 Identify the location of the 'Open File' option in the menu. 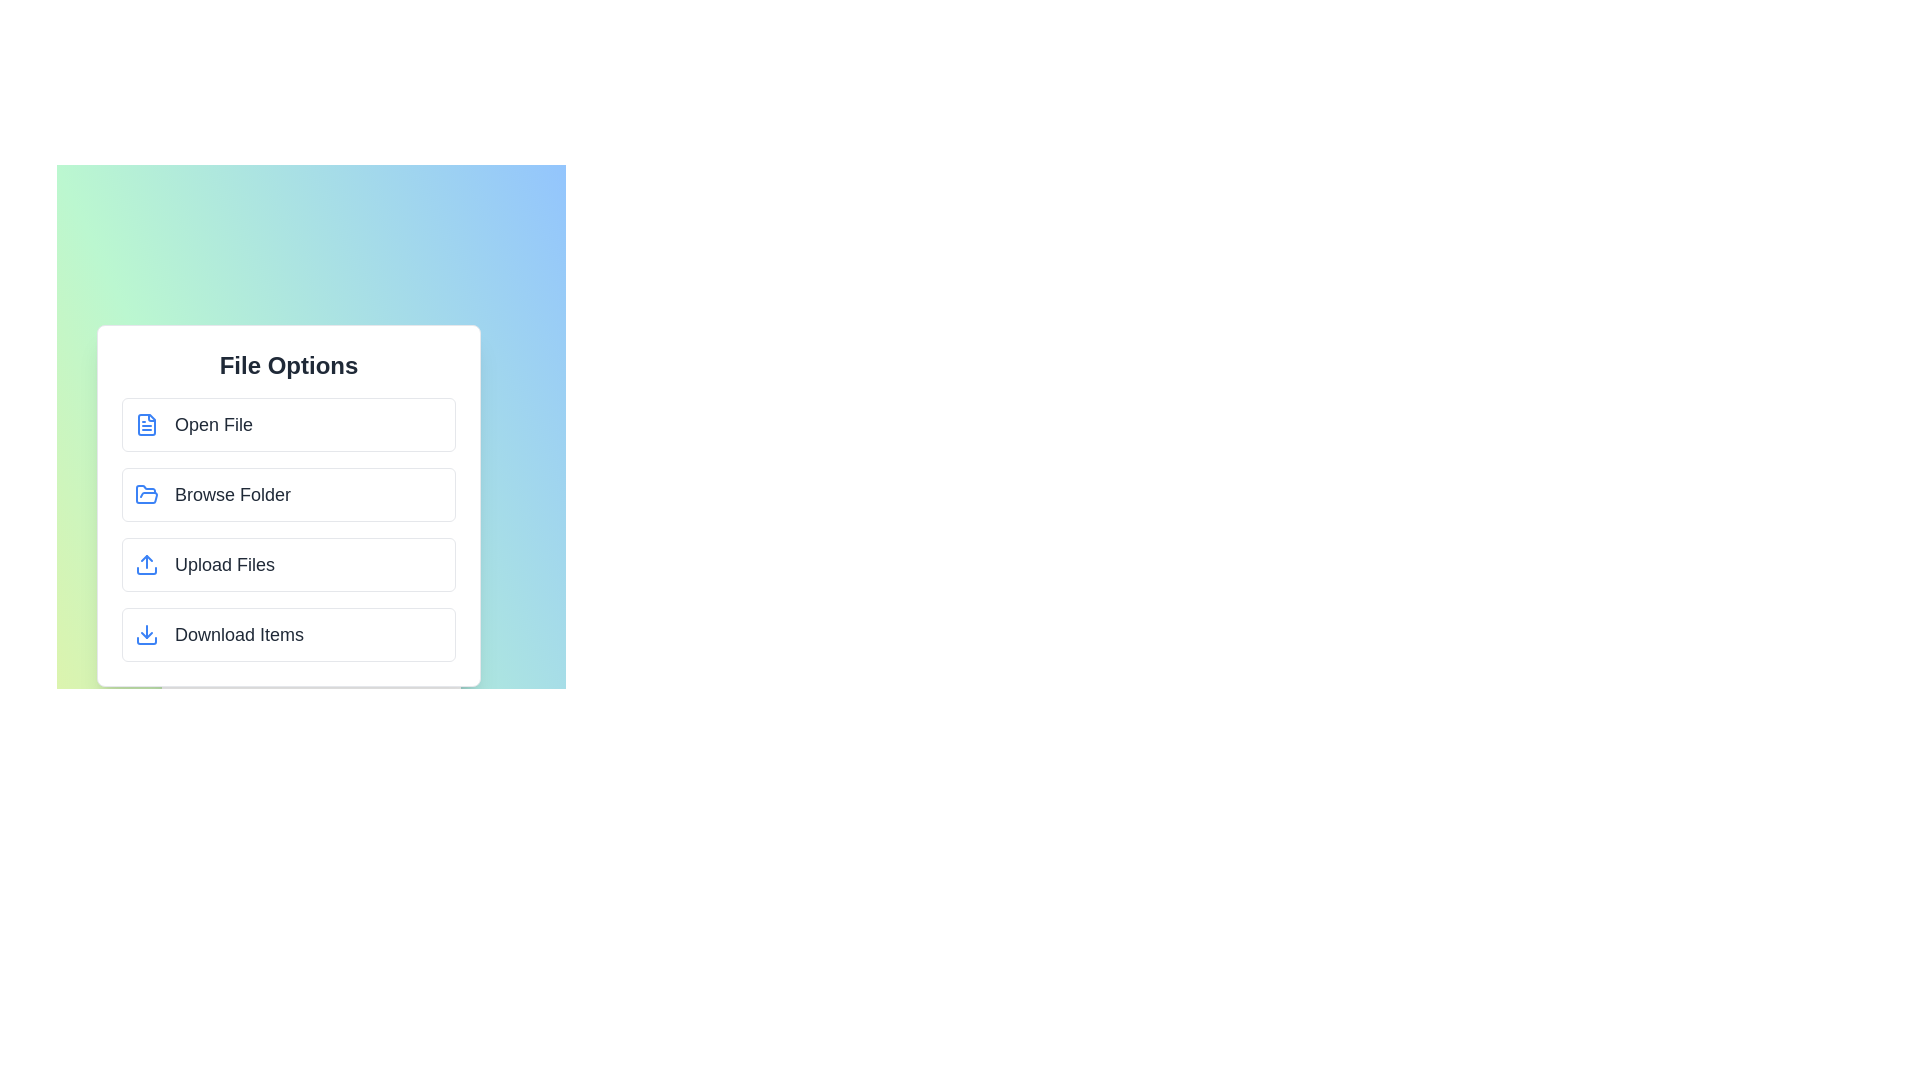
(287, 423).